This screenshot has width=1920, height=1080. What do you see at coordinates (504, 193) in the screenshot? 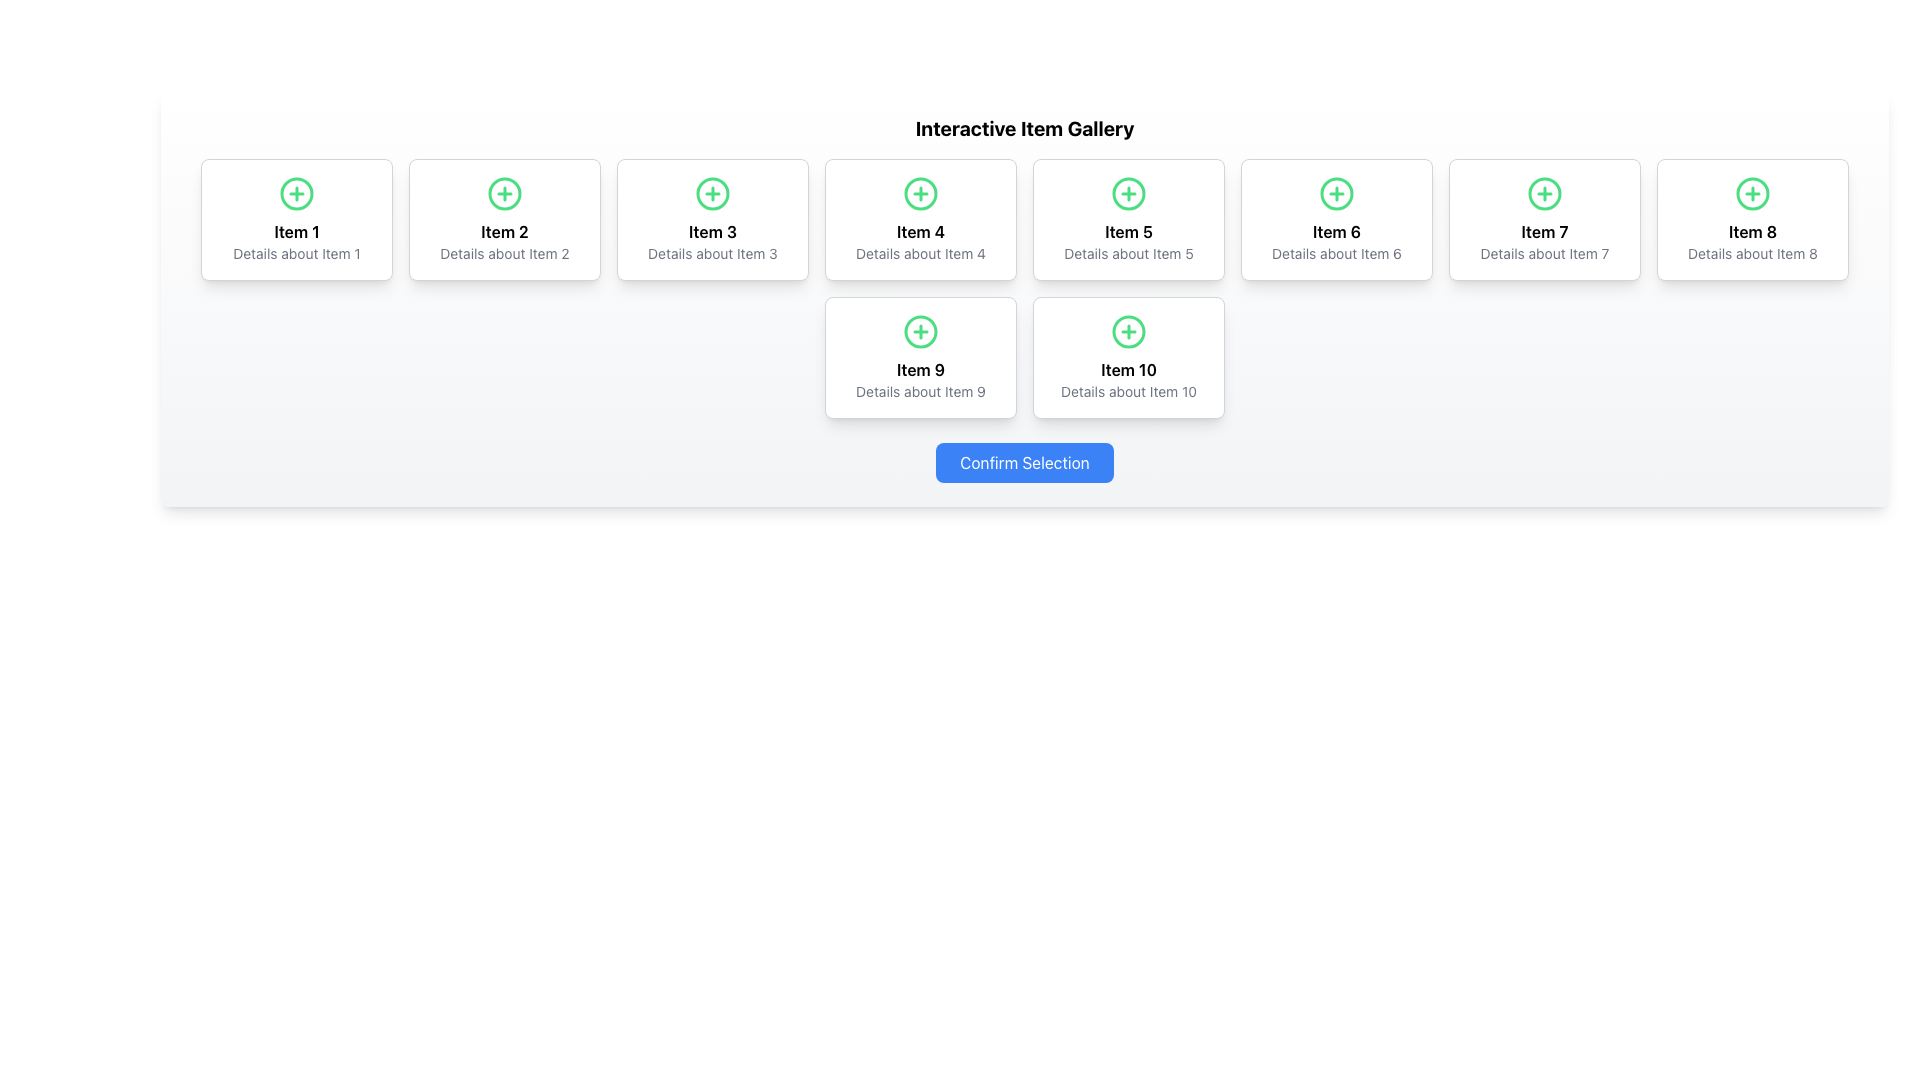
I see `the circular icon in the second box labeled 'Item 2' located in the upper row of the grid layout` at bounding box center [504, 193].